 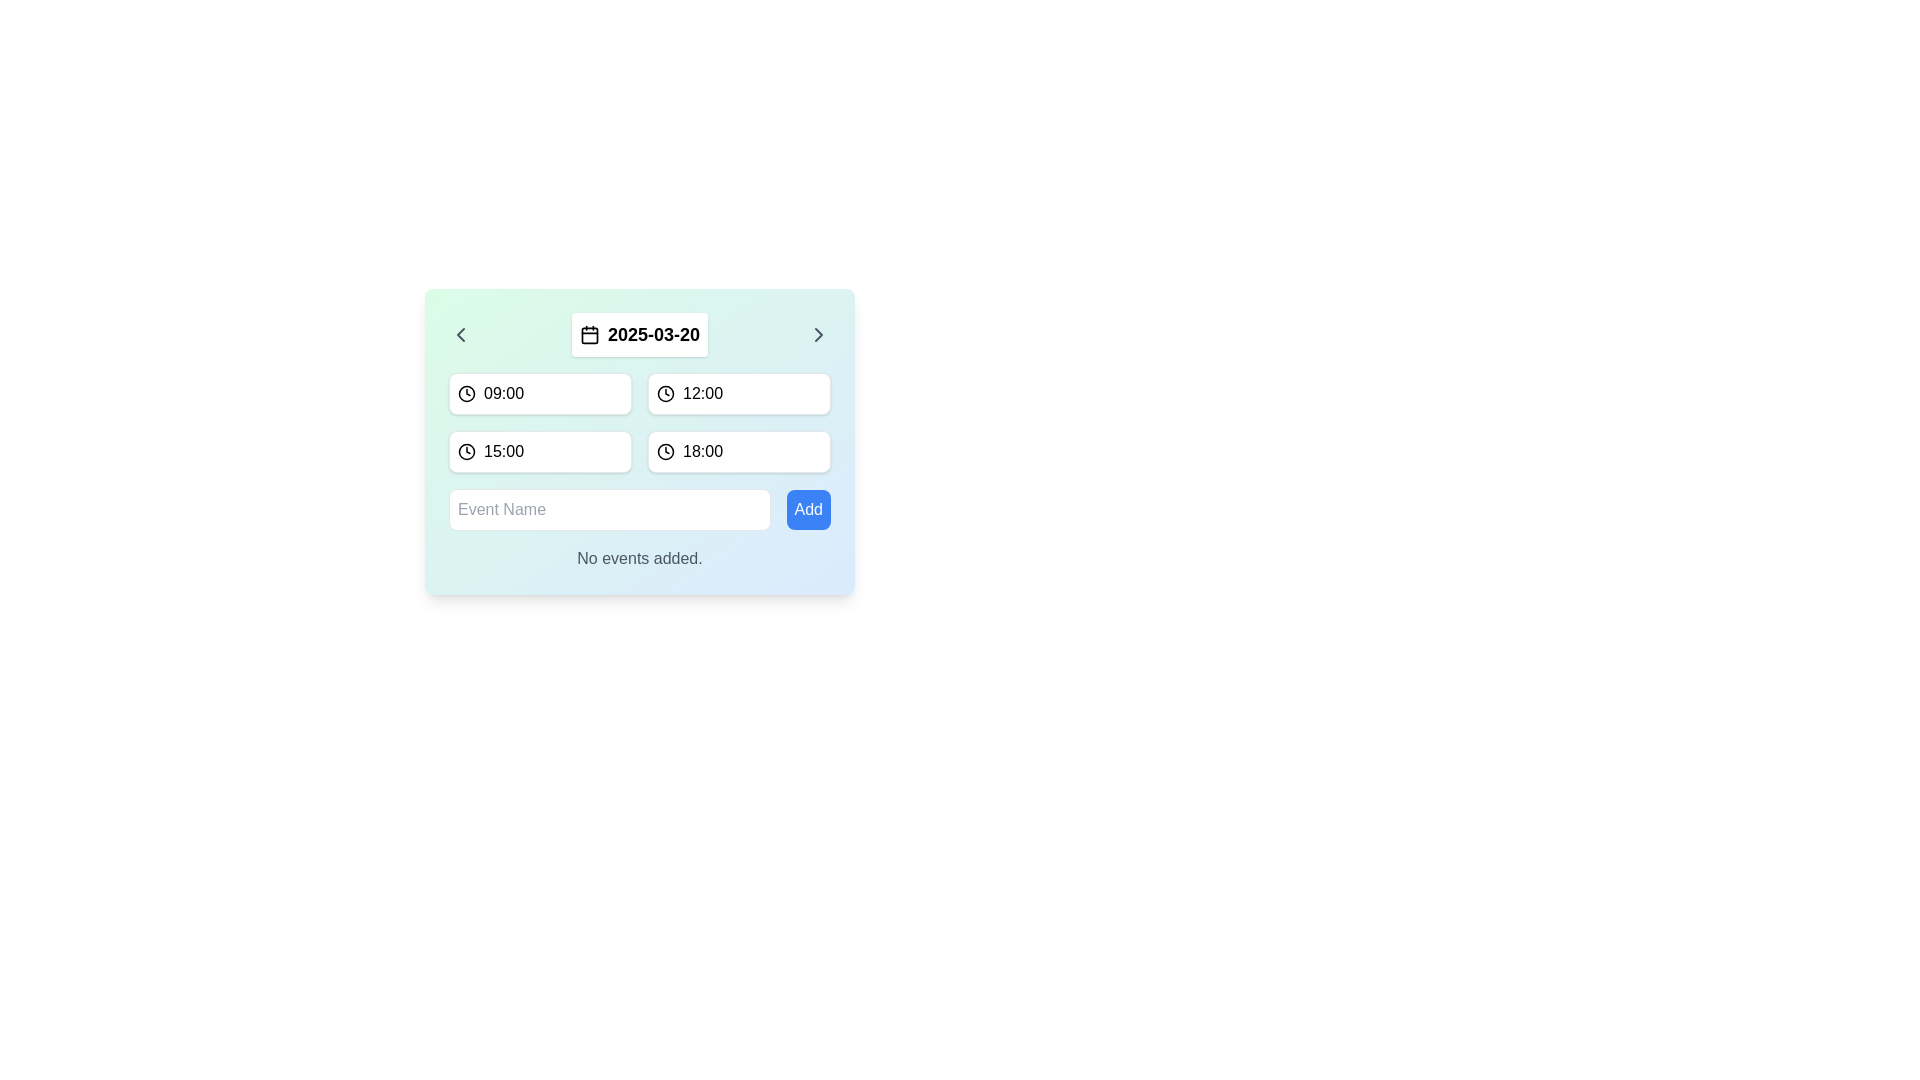 I want to click on the SVG Circle representing the clock icon, which is positioned to the left of the text input field labeled '09:00', so click(x=465, y=393).